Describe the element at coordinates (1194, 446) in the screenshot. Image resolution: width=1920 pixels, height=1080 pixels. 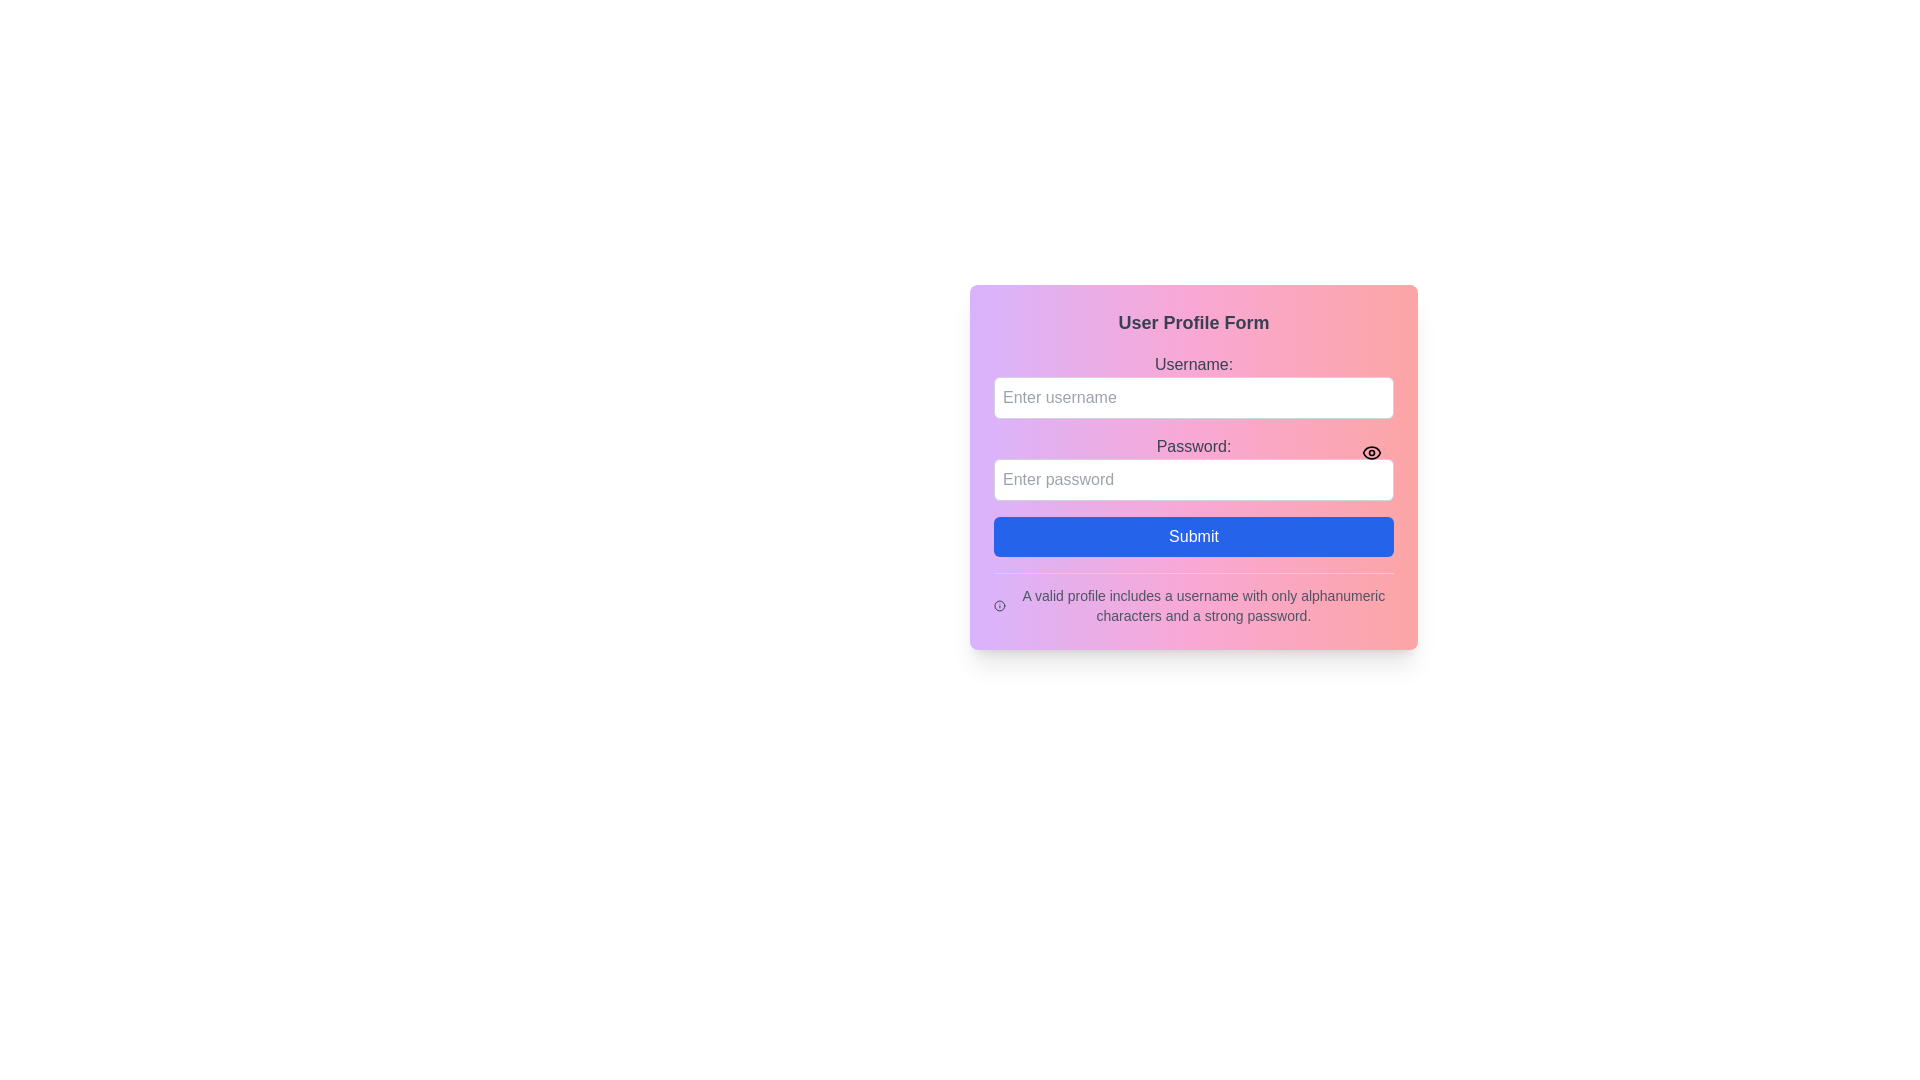
I see `the static text label indicating the purpose of the password input field, which is centrally placed above the input field within the form layout` at that location.